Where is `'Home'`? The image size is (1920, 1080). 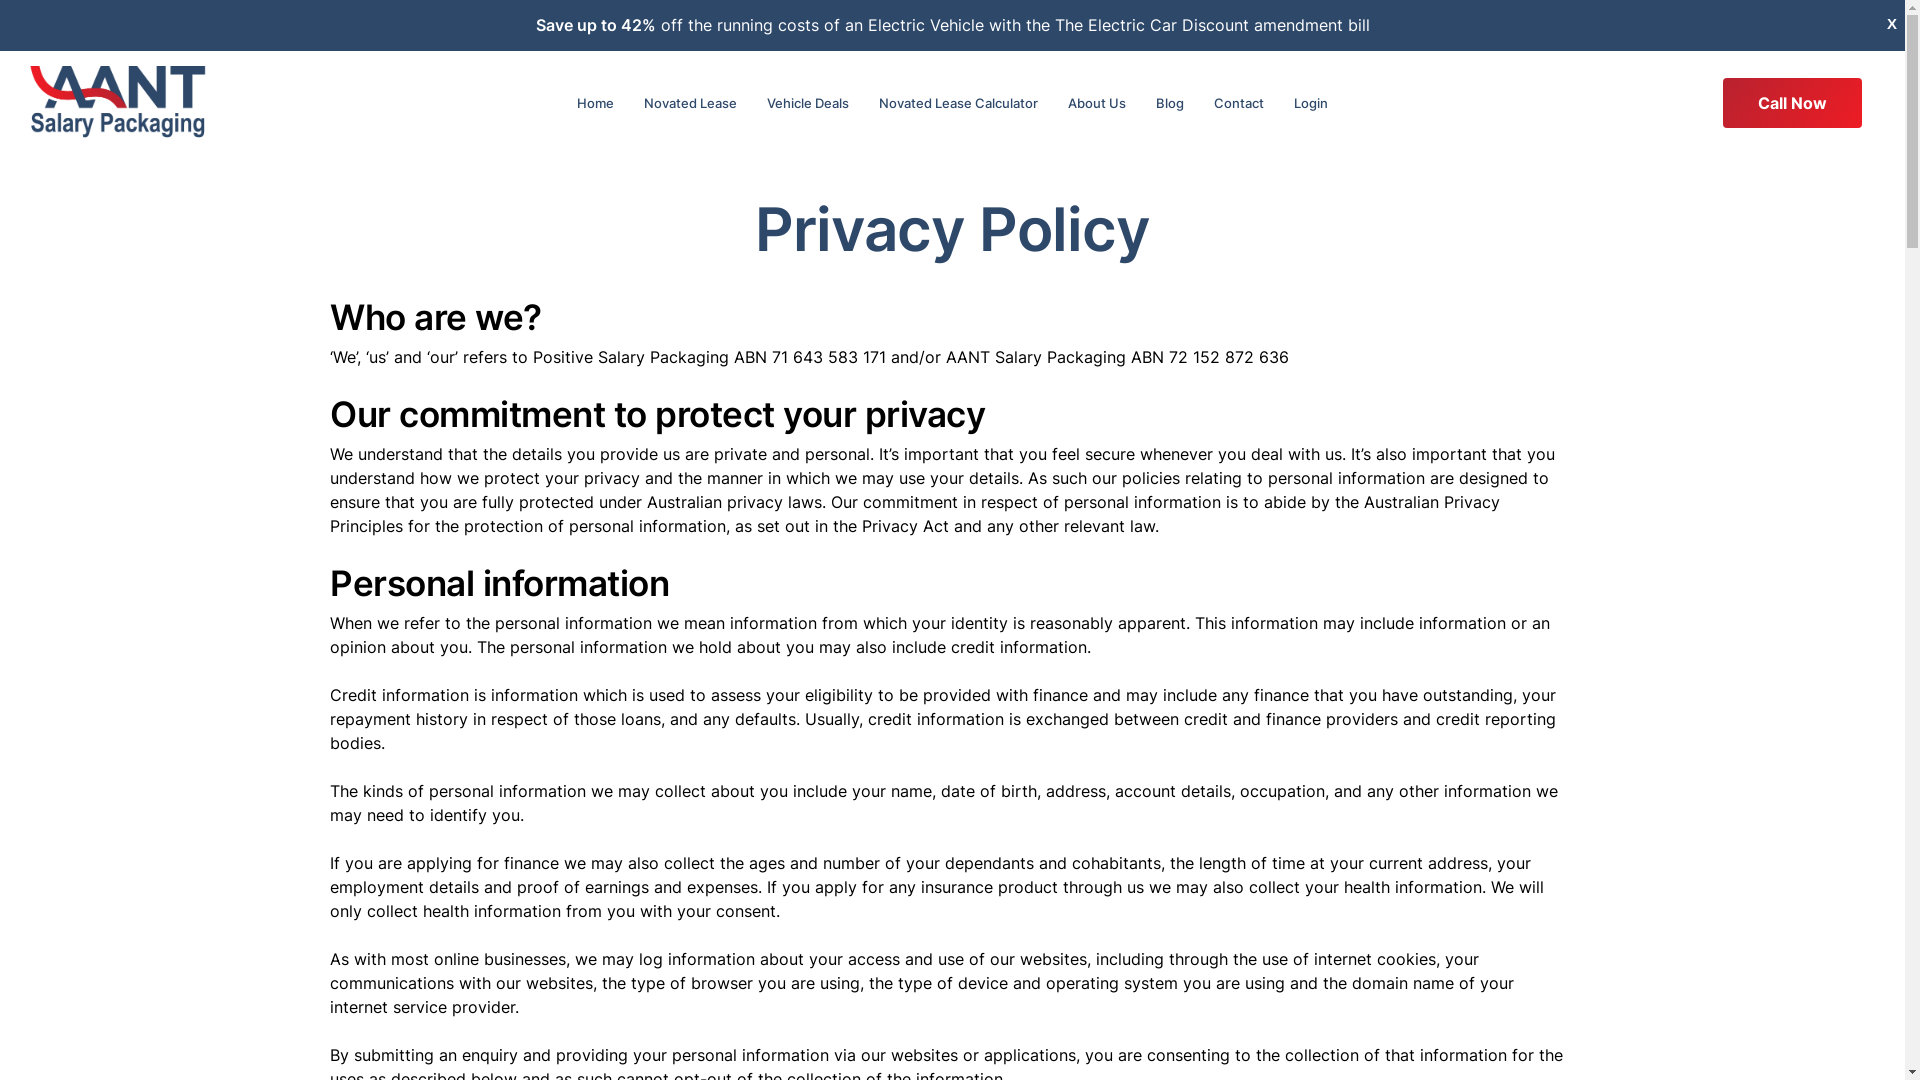 'Home' is located at coordinates (594, 103).